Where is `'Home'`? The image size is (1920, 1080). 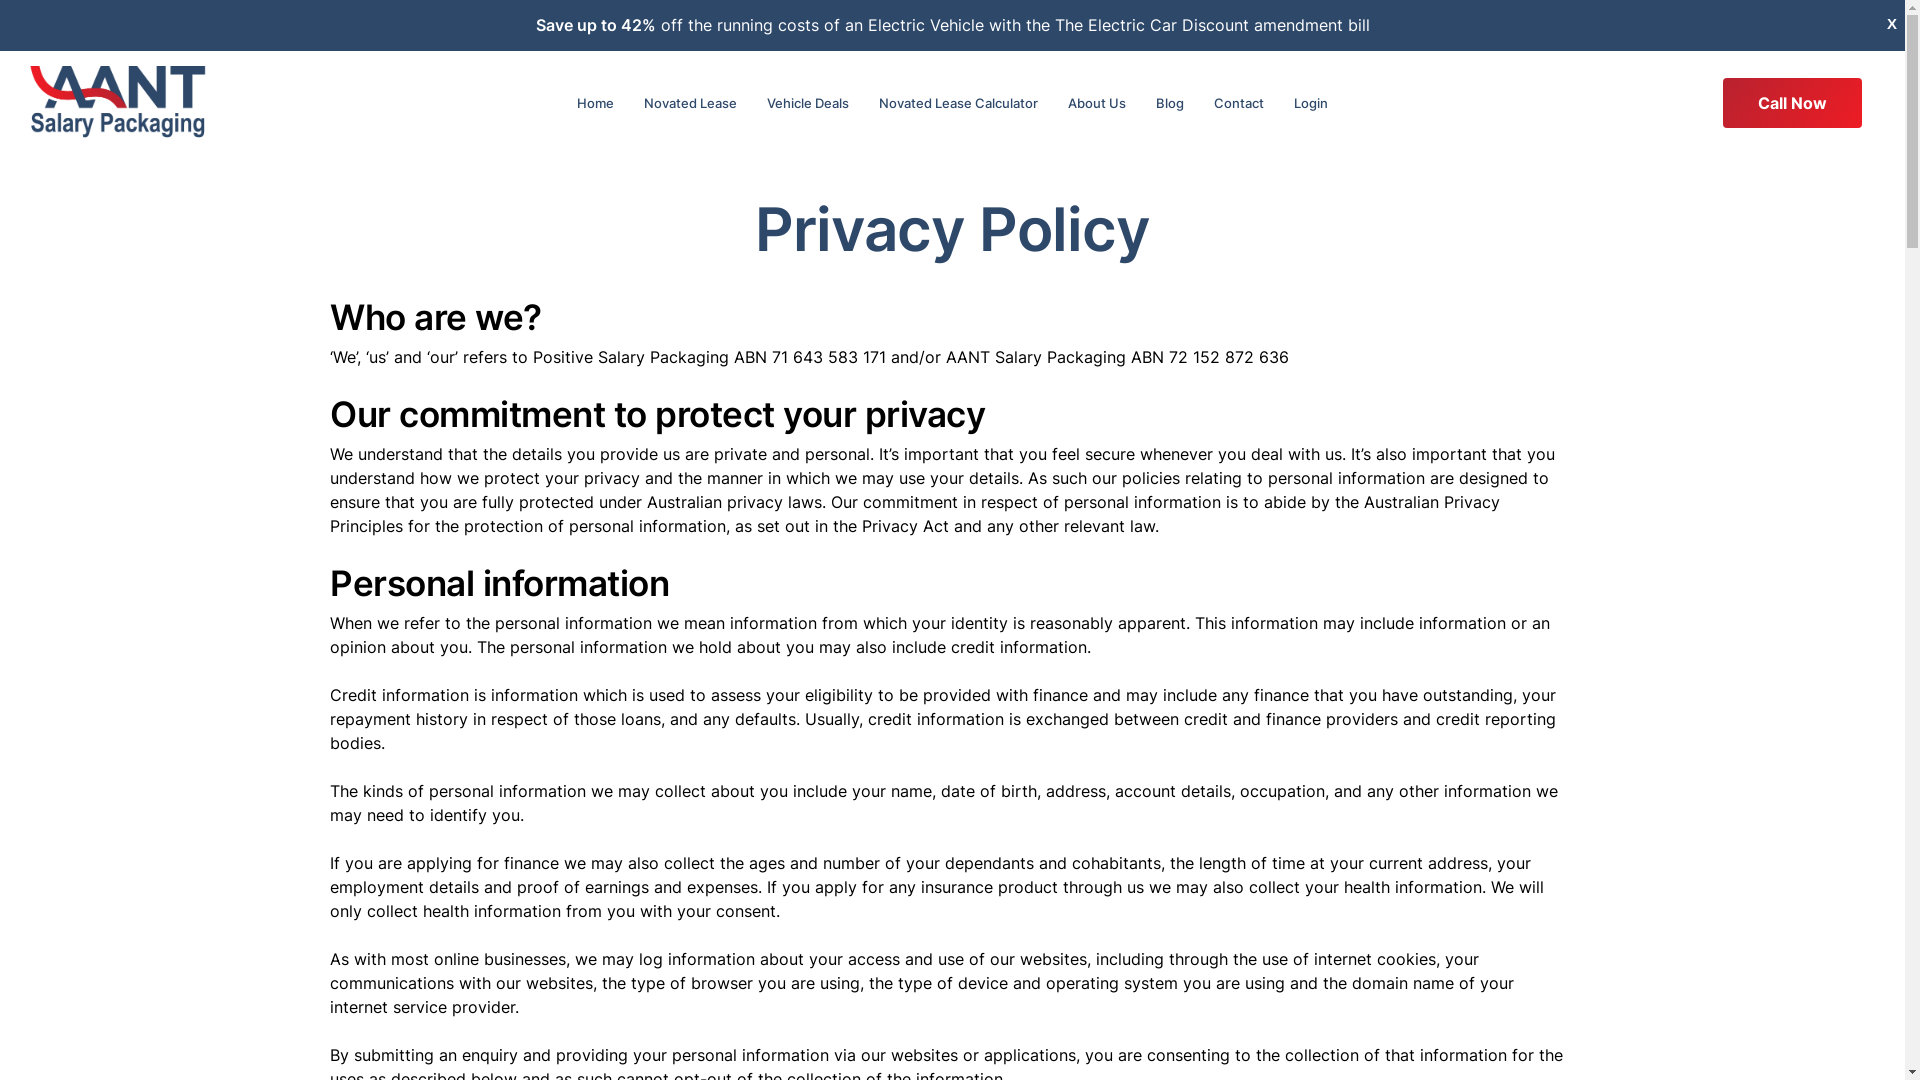 'Home' is located at coordinates (594, 103).